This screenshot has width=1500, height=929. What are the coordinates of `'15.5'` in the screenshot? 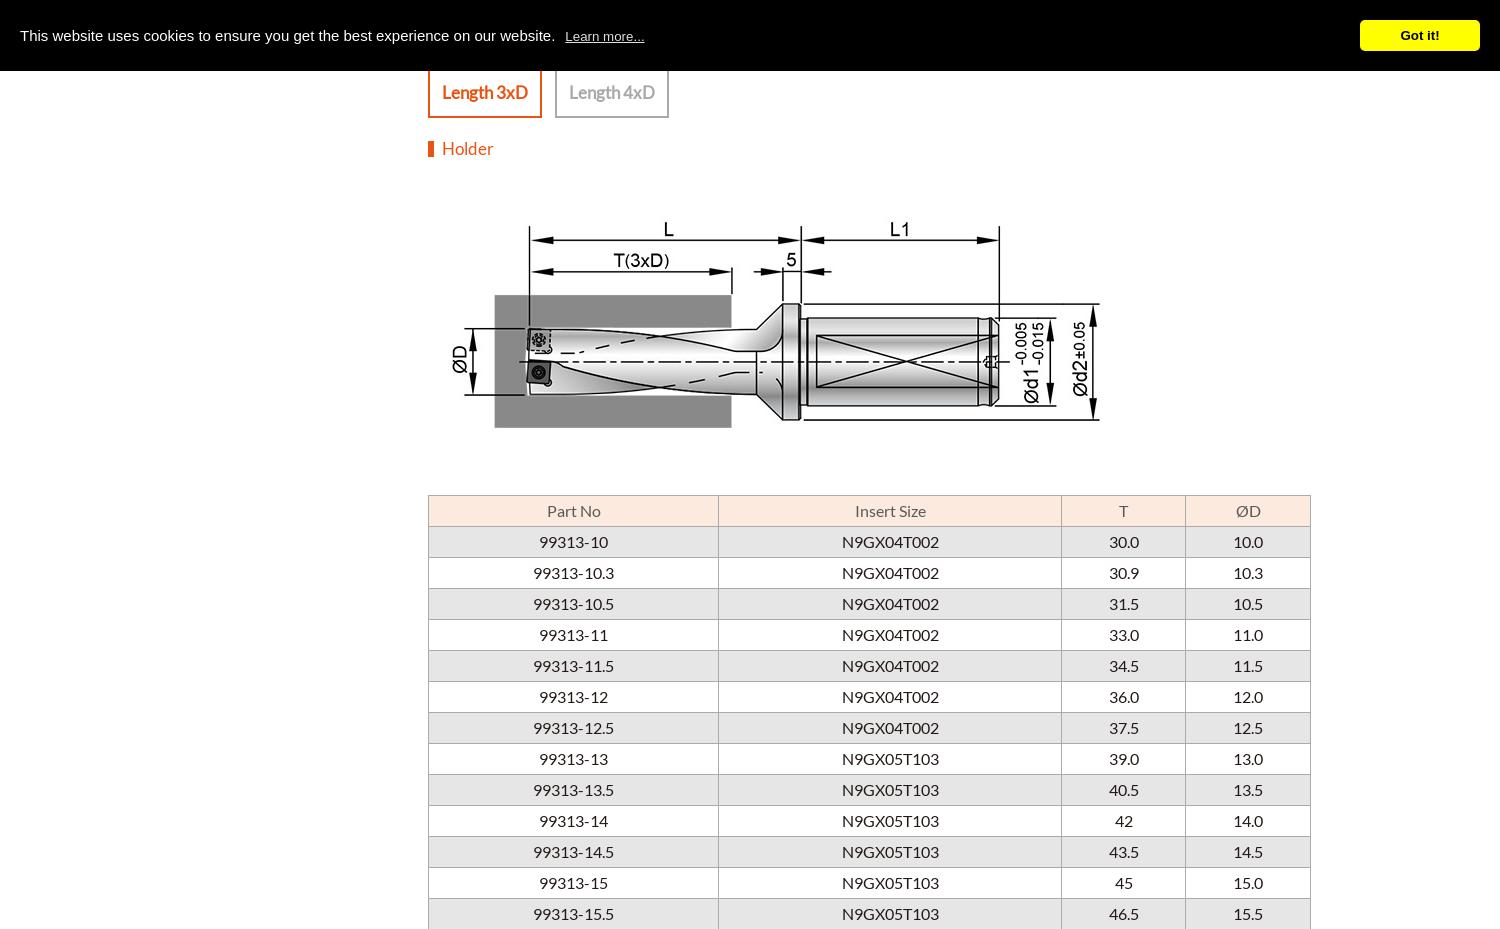 It's located at (1247, 912).